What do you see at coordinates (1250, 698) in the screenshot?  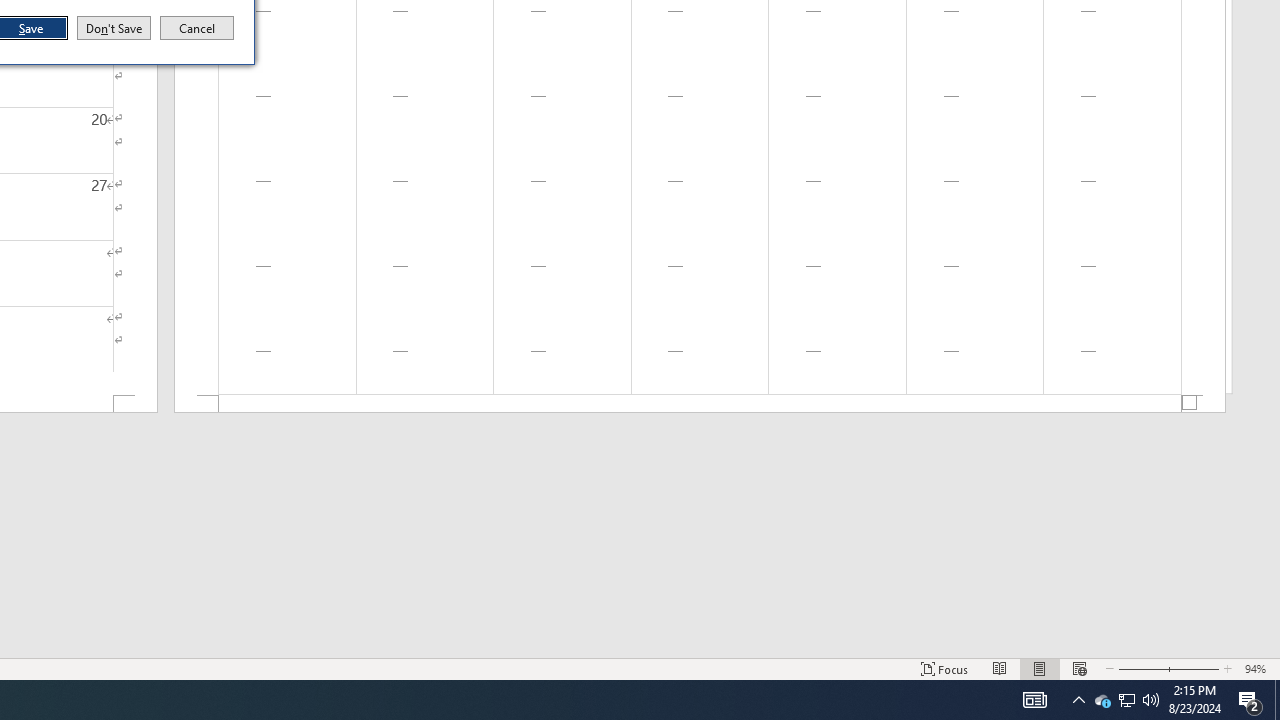 I see `'Action Center, 2 new notifications'` at bounding box center [1250, 698].